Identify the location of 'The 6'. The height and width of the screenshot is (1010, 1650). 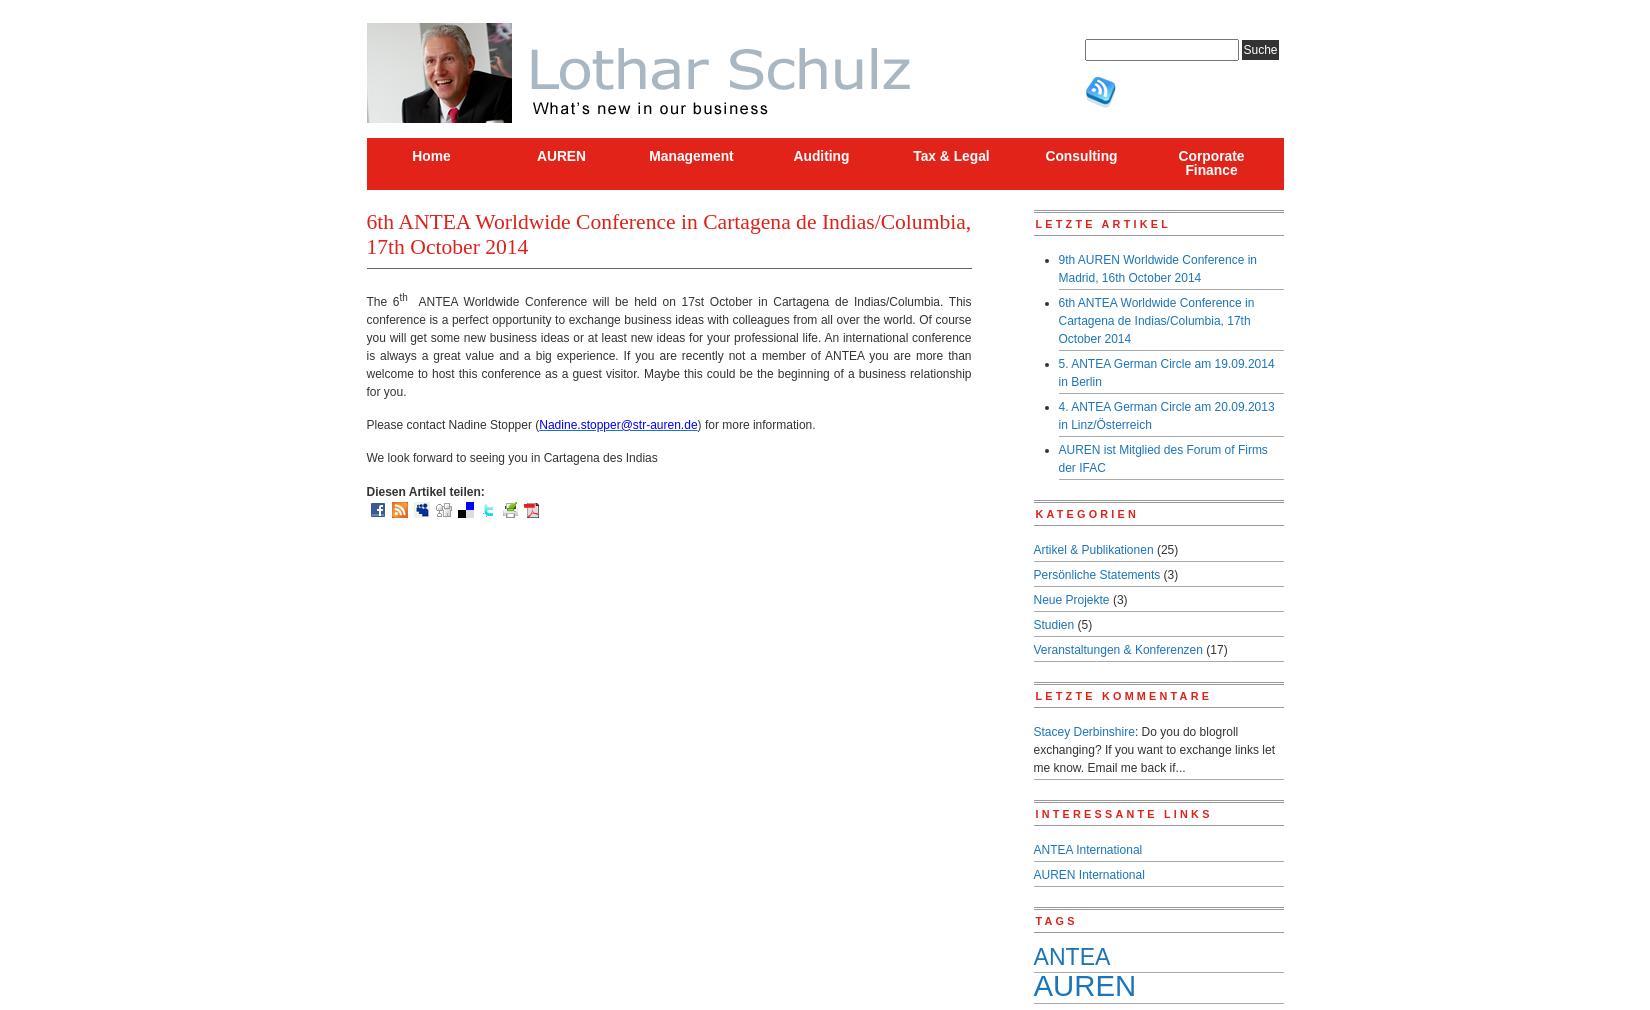
(365, 300).